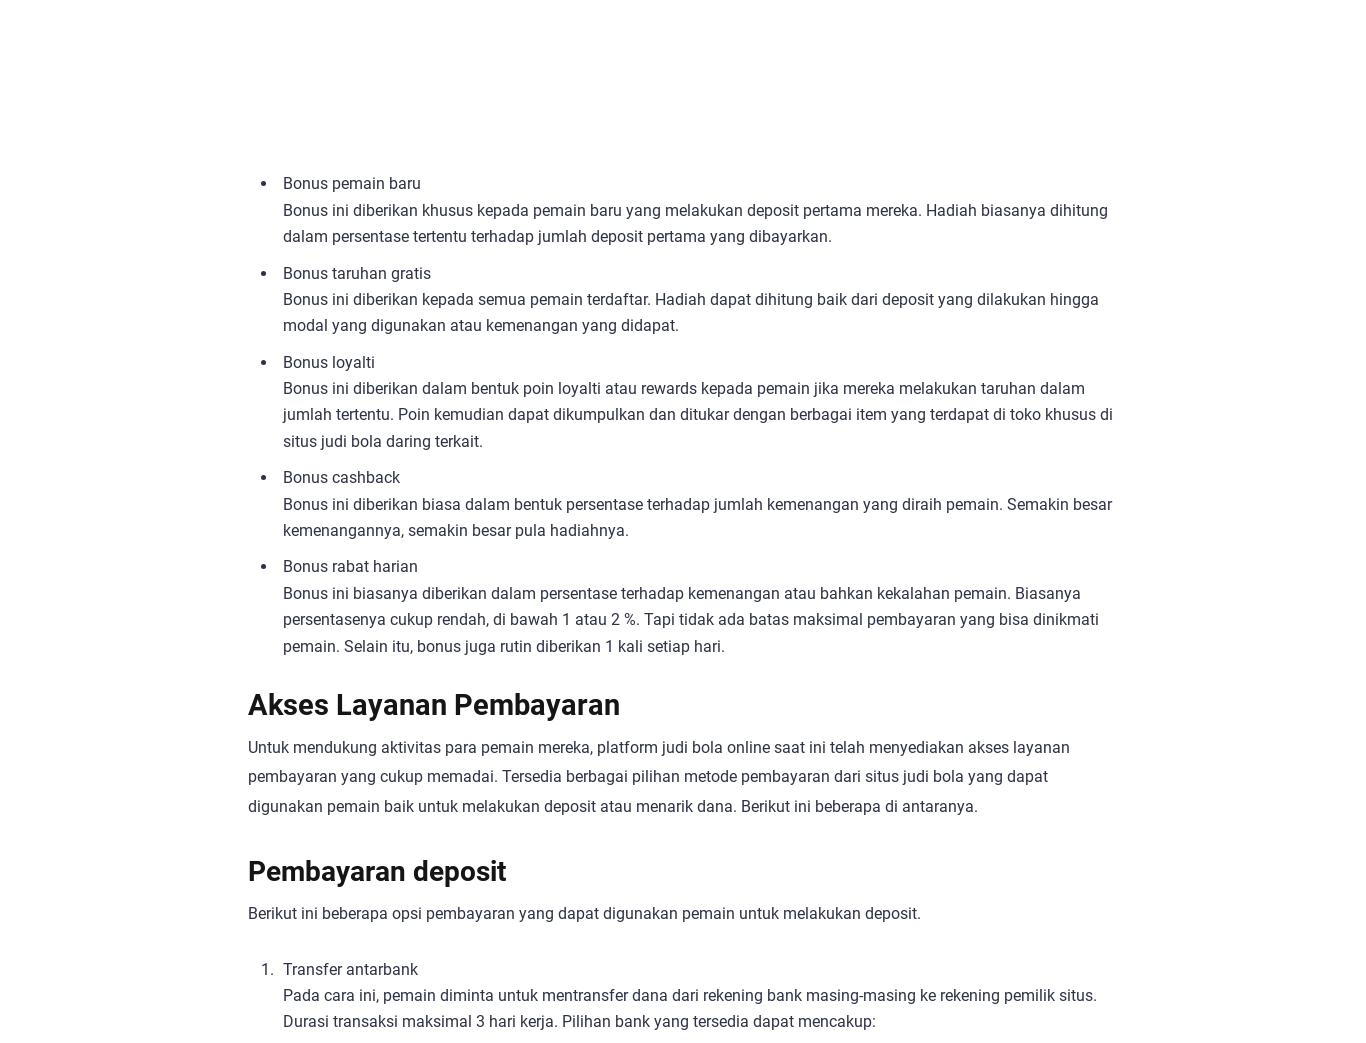 Image resolution: width=1366 pixels, height=1043 pixels. I want to click on 'Bonus ini diberikan khusus kepada pemain baru yang melakukan deposit pertama mereka. Hadiah biasanya dihitung dalam persentase tertentu terhadap jumlah deposit pertama yang dibayarkan.', so click(695, 221).